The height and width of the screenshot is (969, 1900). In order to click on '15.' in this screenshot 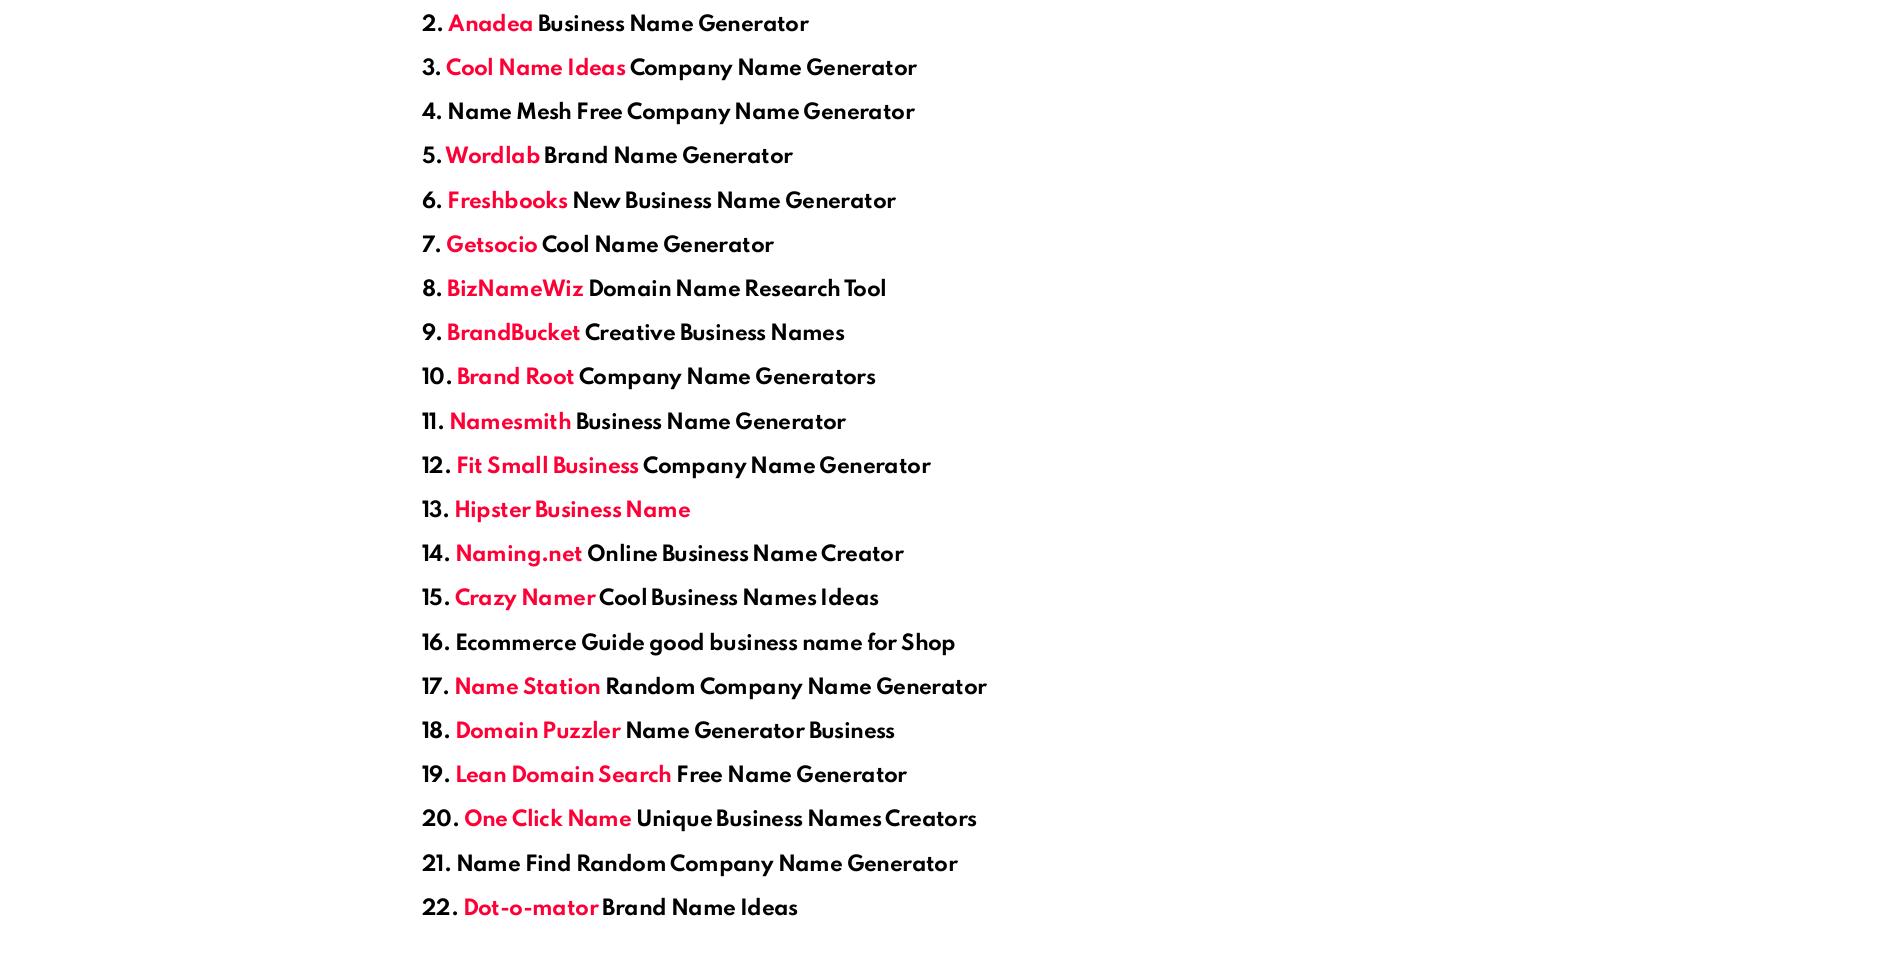, I will do `click(420, 598)`.